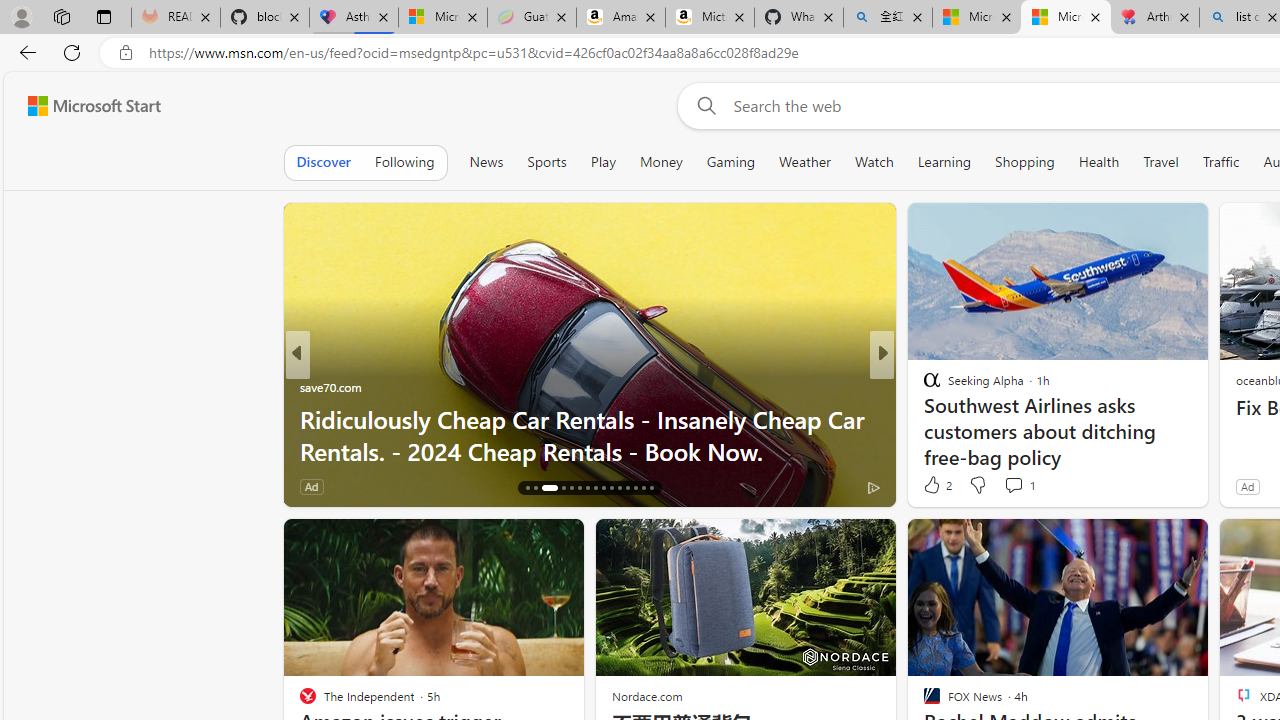 This screenshot has height=720, width=1280. What do you see at coordinates (1025, 161) in the screenshot?
I see `'Shopping'` at bounding box center [1025, 161].